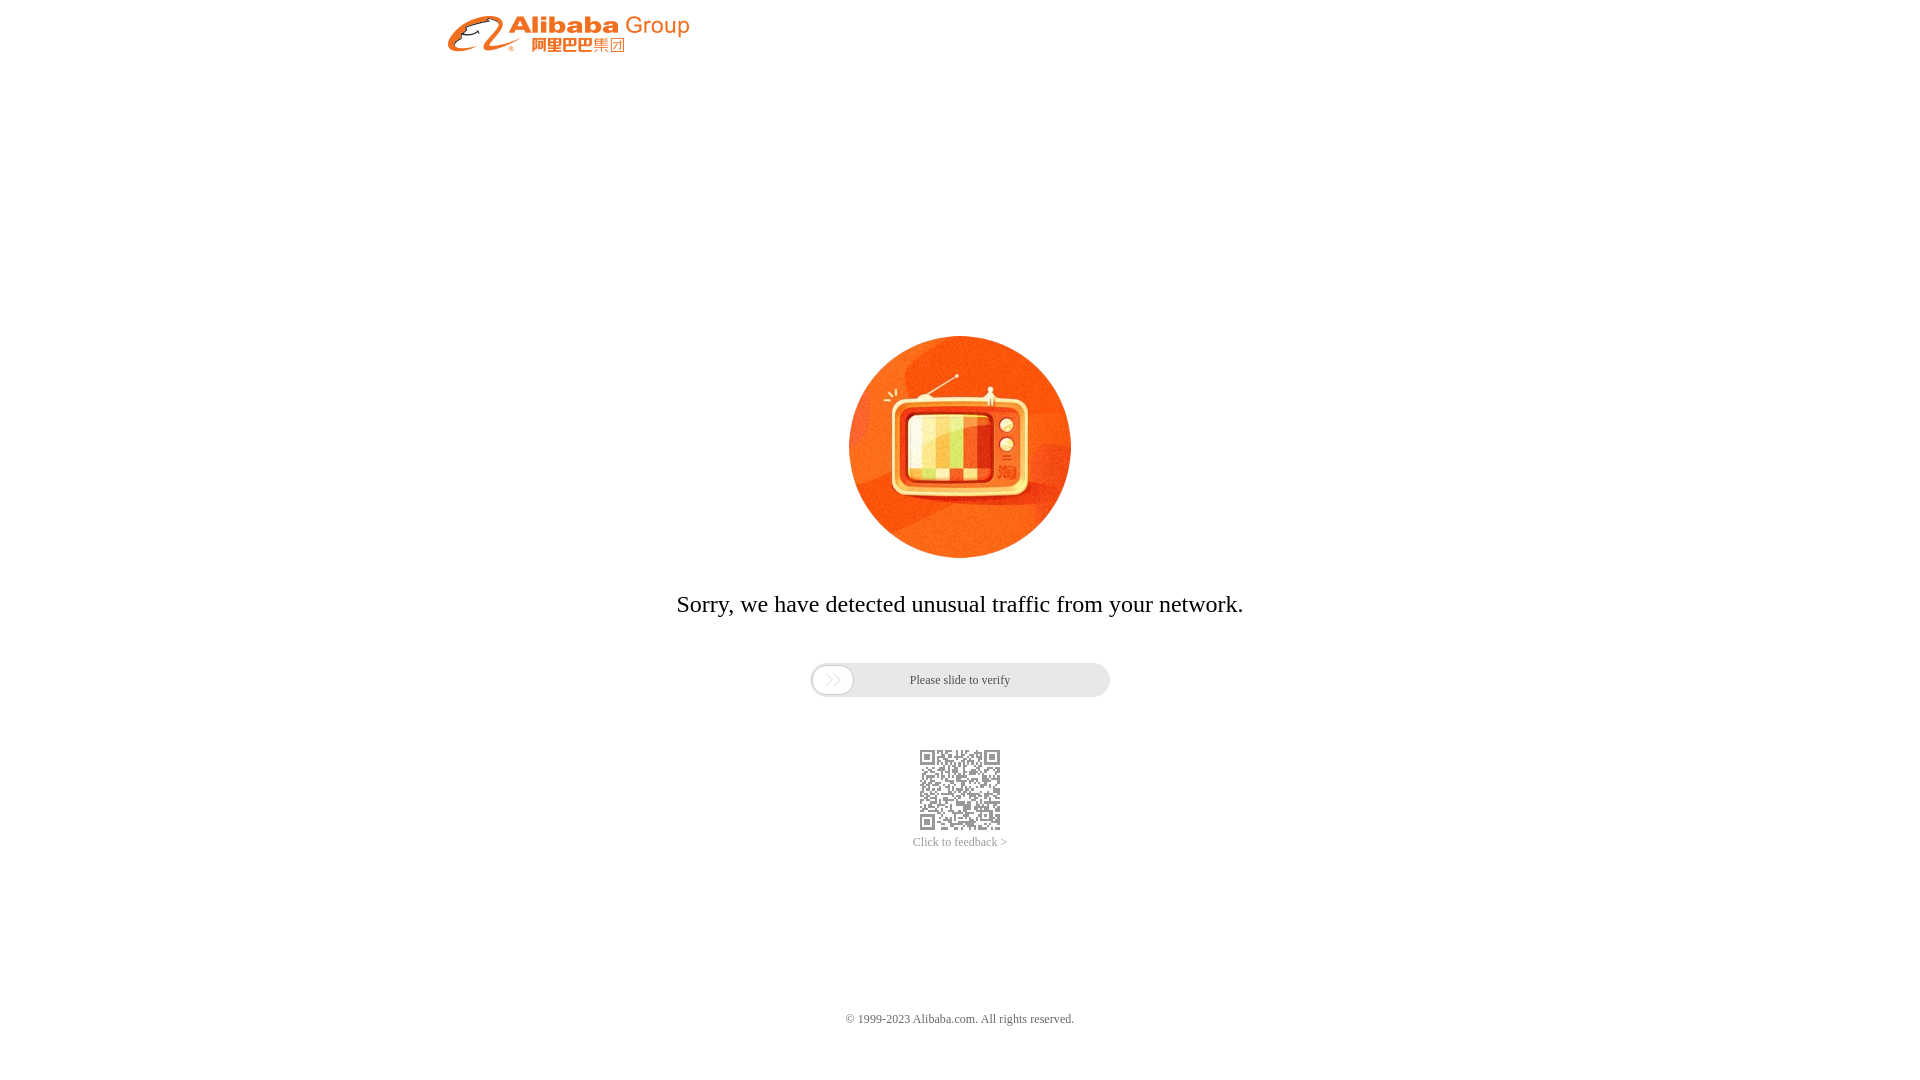 Image resolution: width=1920 pixels, height=1080 pixels. What do you see at coordinates (960, 842) in the screenshot?
I see `'Click to feedback >'` at bounding box center [960, 842].